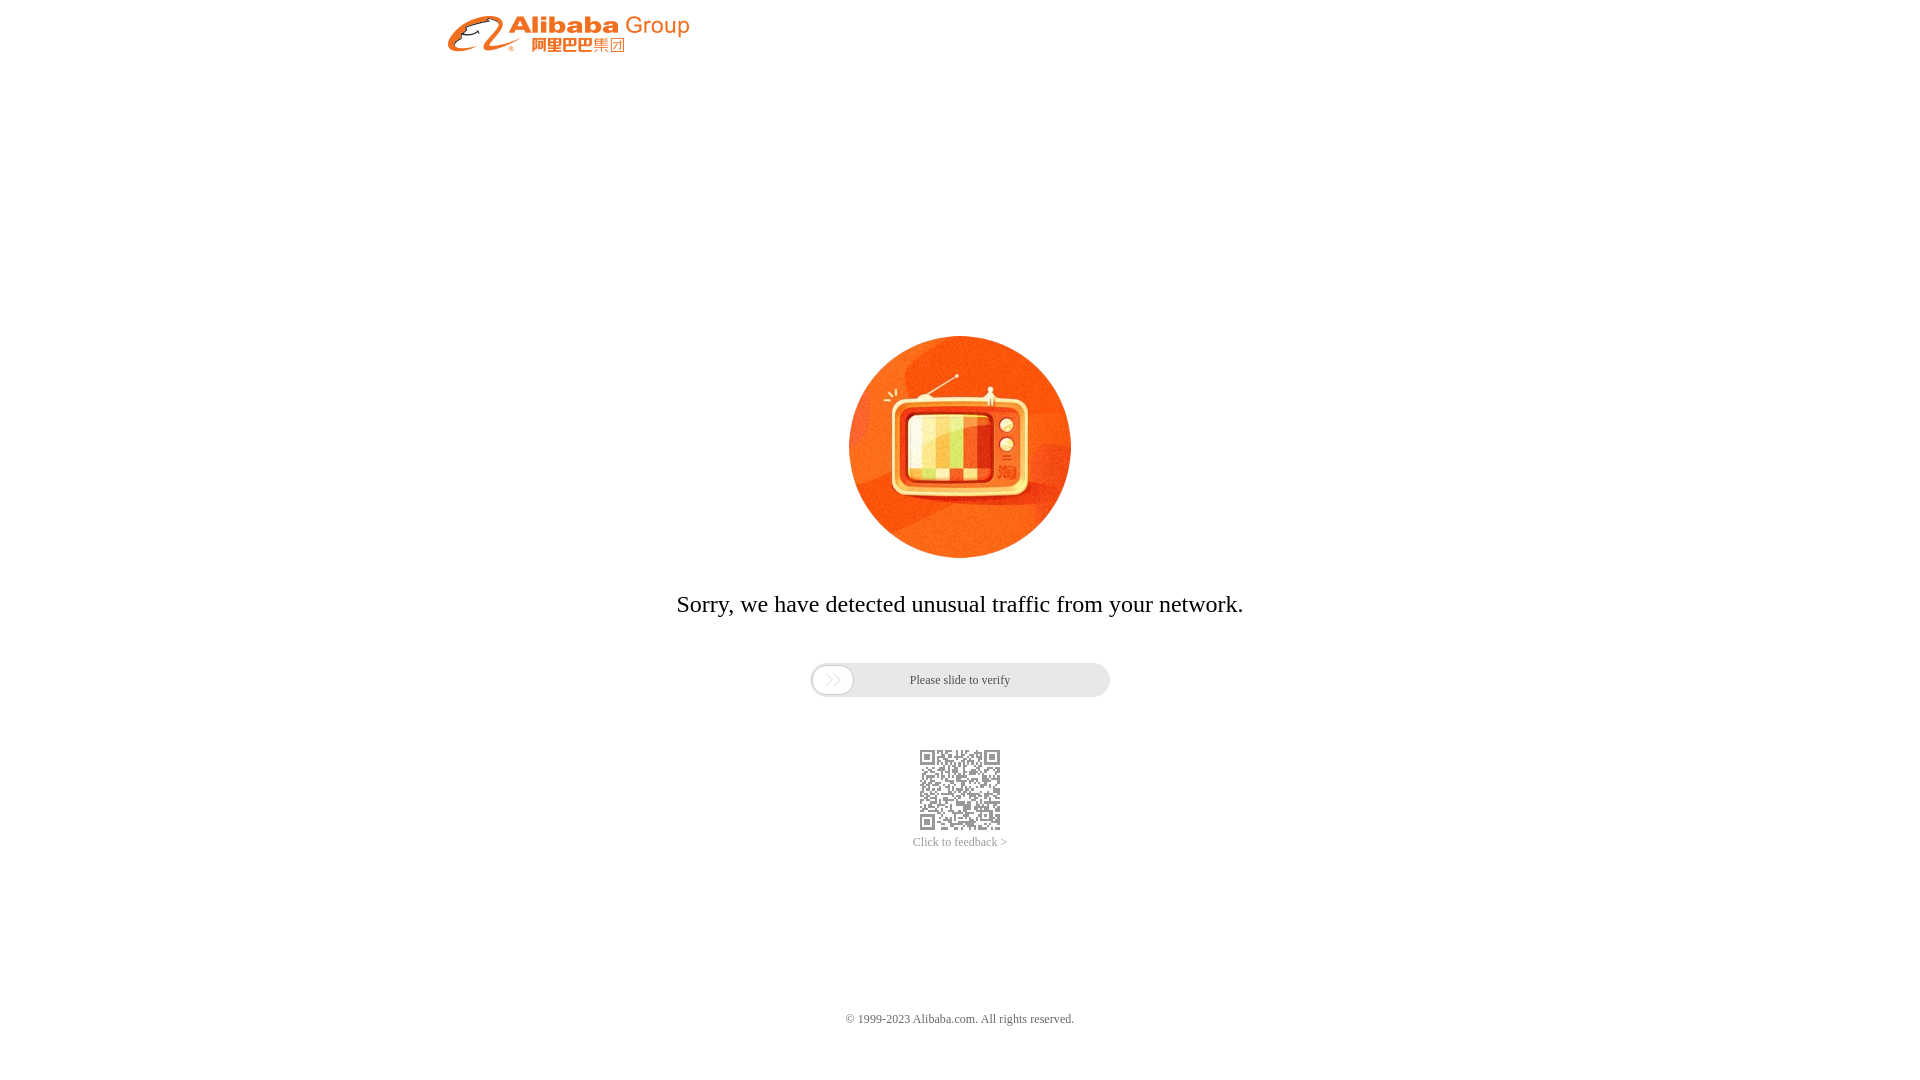 Image resolution: width=1920 pixels, height=1080 pixels. What do you see at coordinates (960, 842) in the screenshot?
I see `'Click to feedback >'` at bounding box center [960, 842].